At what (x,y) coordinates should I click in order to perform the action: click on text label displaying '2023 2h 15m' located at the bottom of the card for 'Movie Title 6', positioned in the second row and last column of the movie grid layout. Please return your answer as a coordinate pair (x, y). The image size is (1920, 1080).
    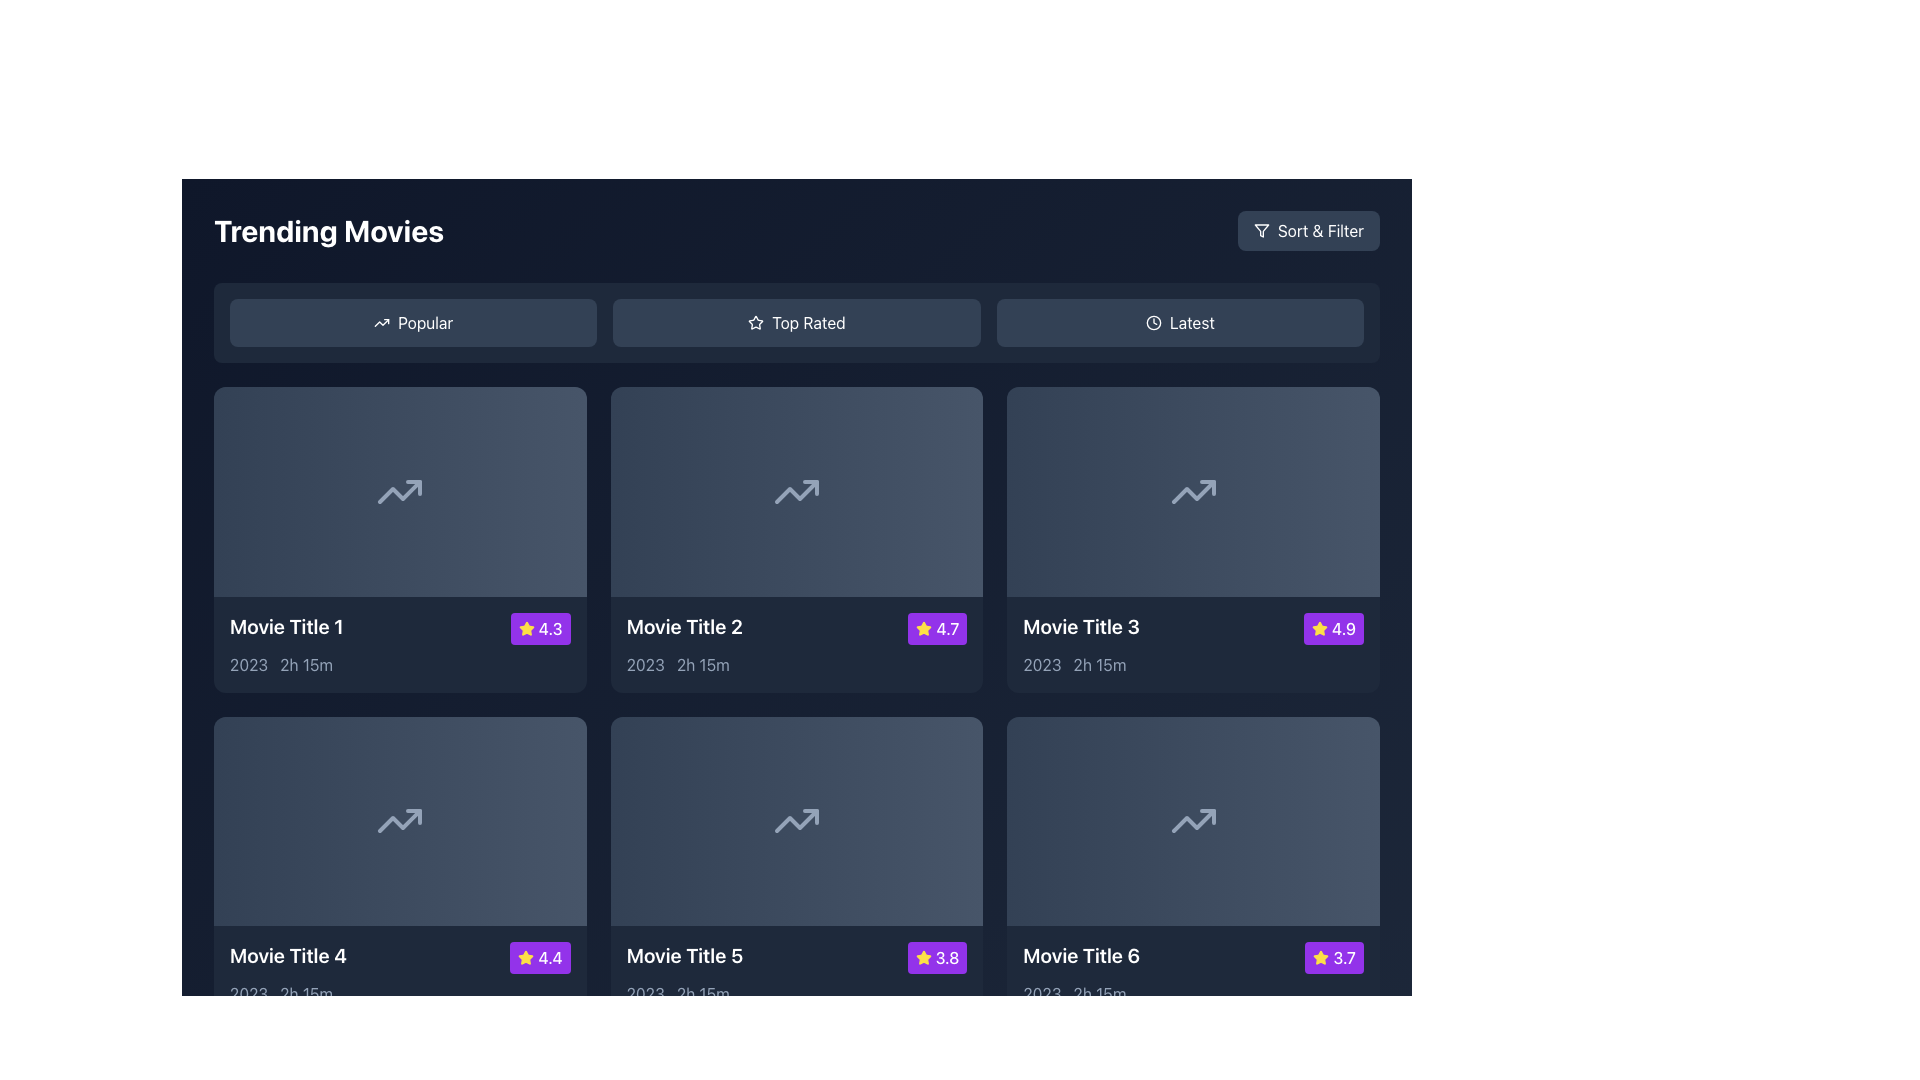
    Looking at the image, I should click on (1193, 994).